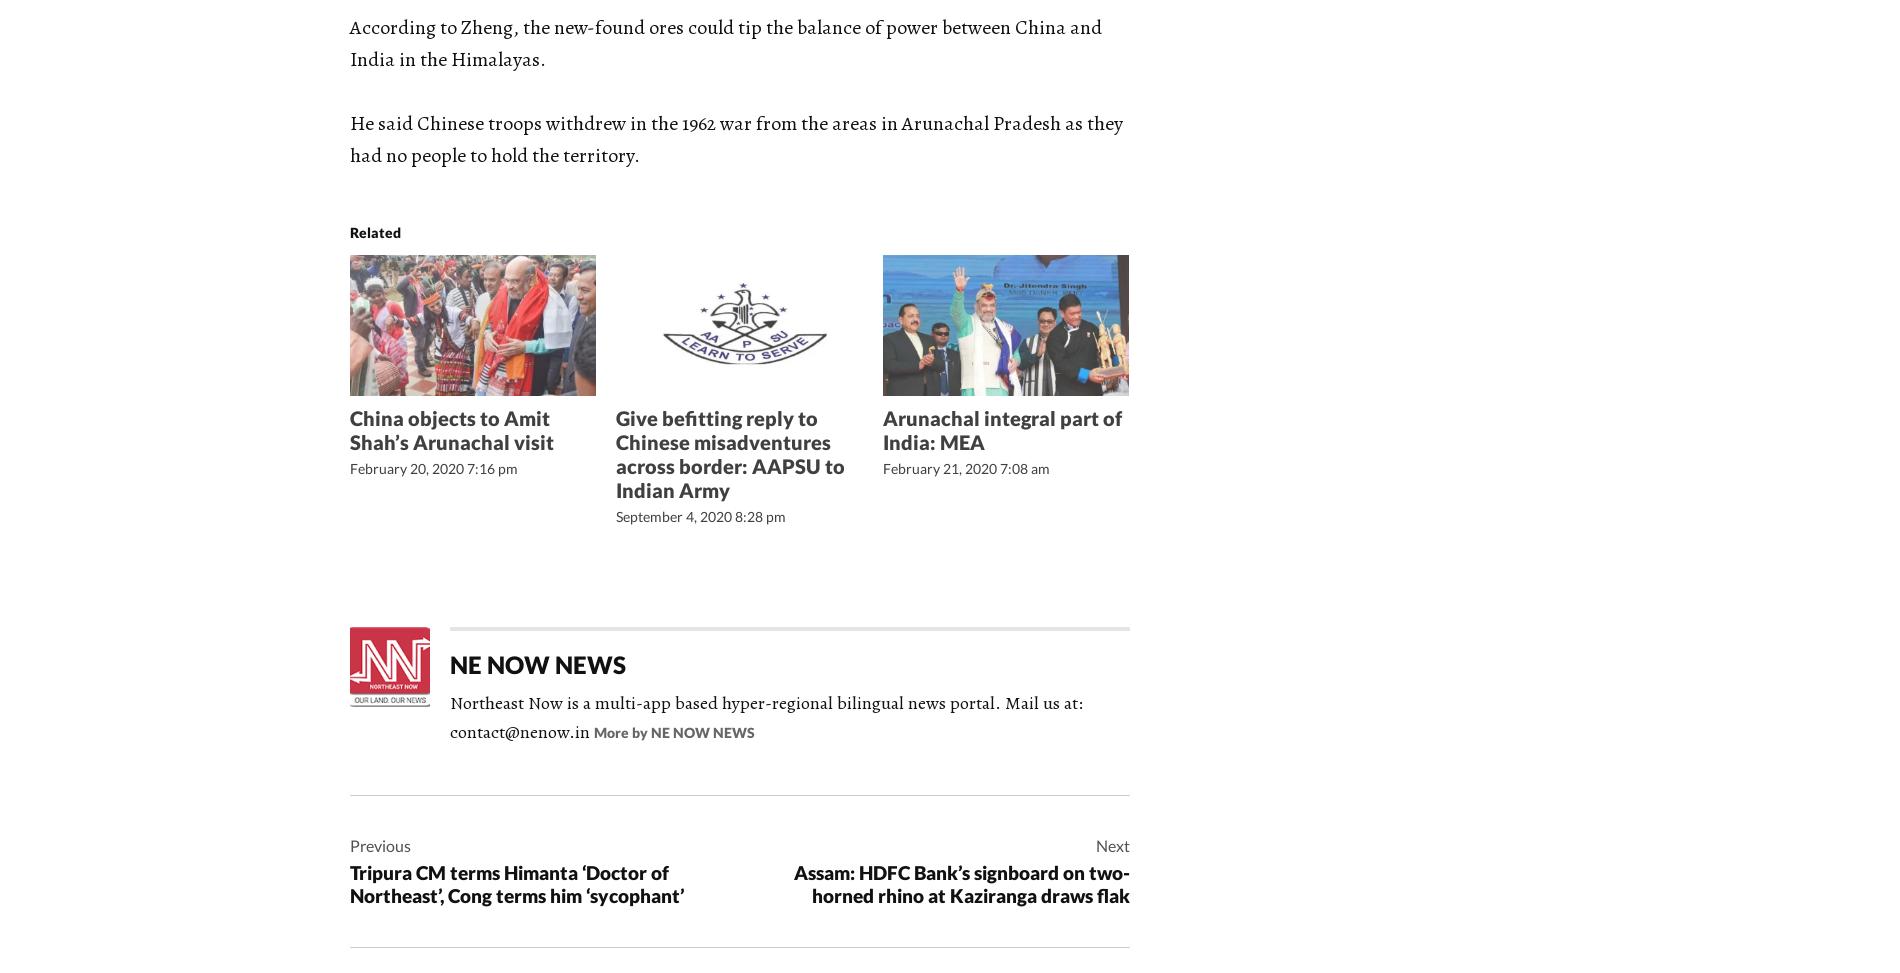 The width and height of the screenshot is (1900, 973). I want to click on 'Next', so click(1113, 845).